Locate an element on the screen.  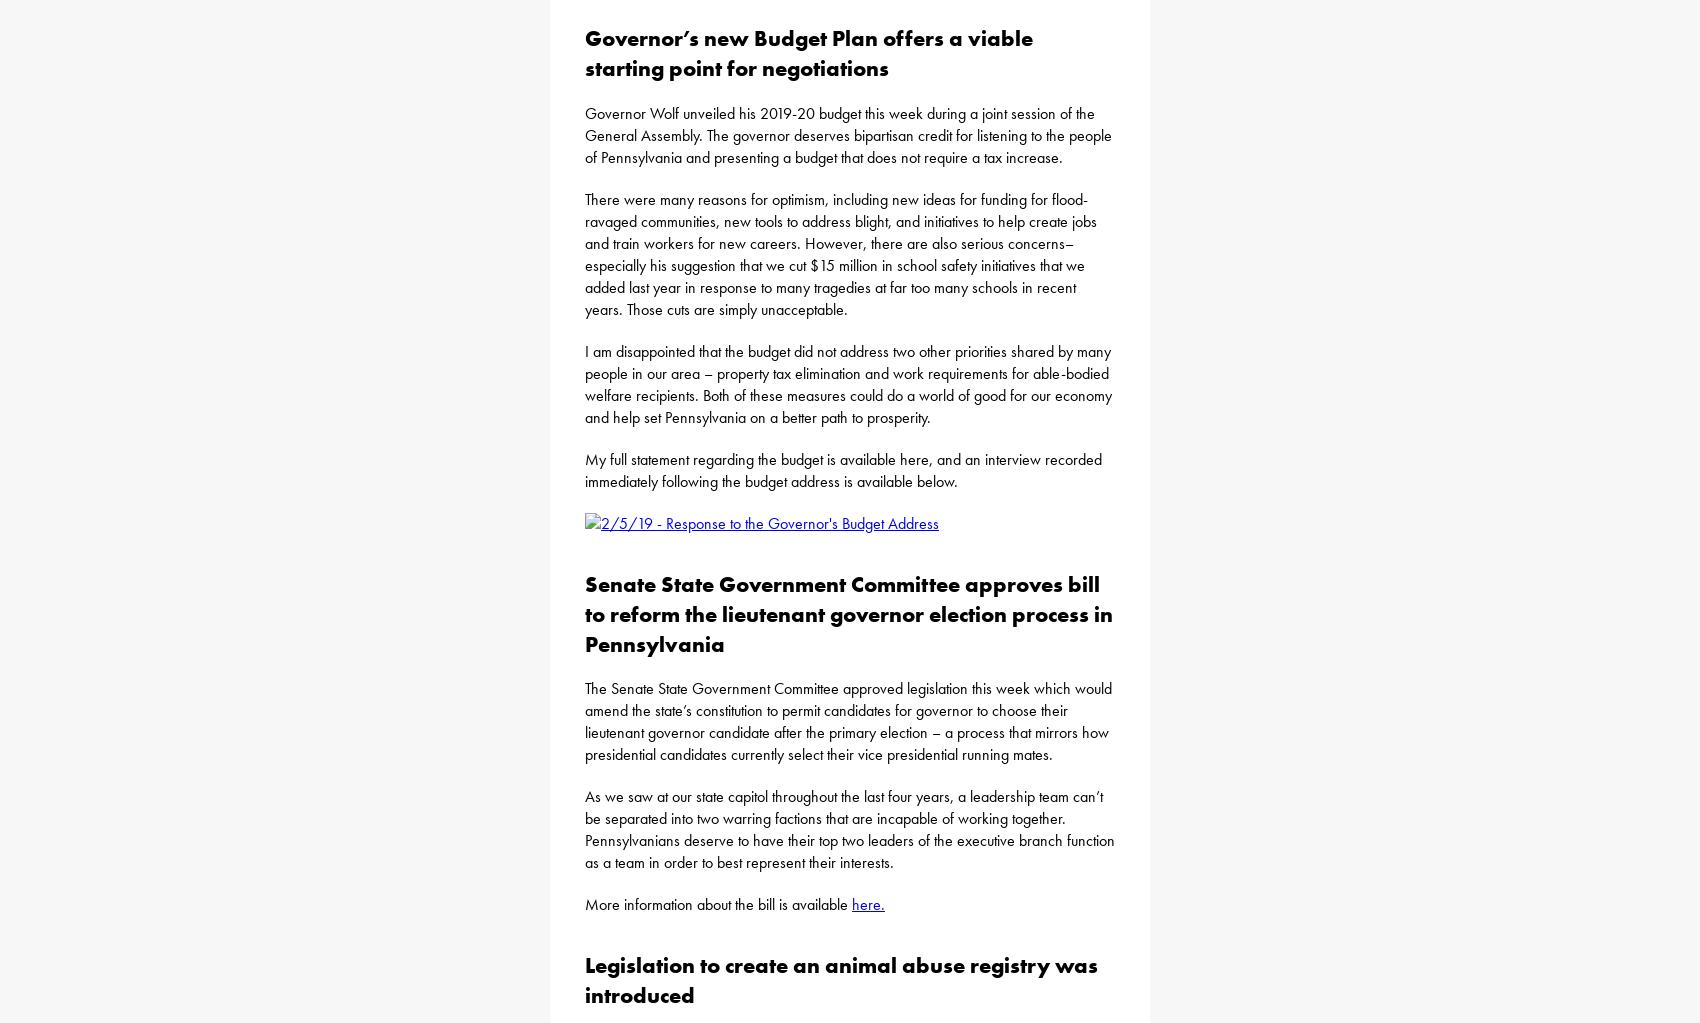
'Legislation to create an animal abuse registry was introduced' is located at coordinates (840, 979).